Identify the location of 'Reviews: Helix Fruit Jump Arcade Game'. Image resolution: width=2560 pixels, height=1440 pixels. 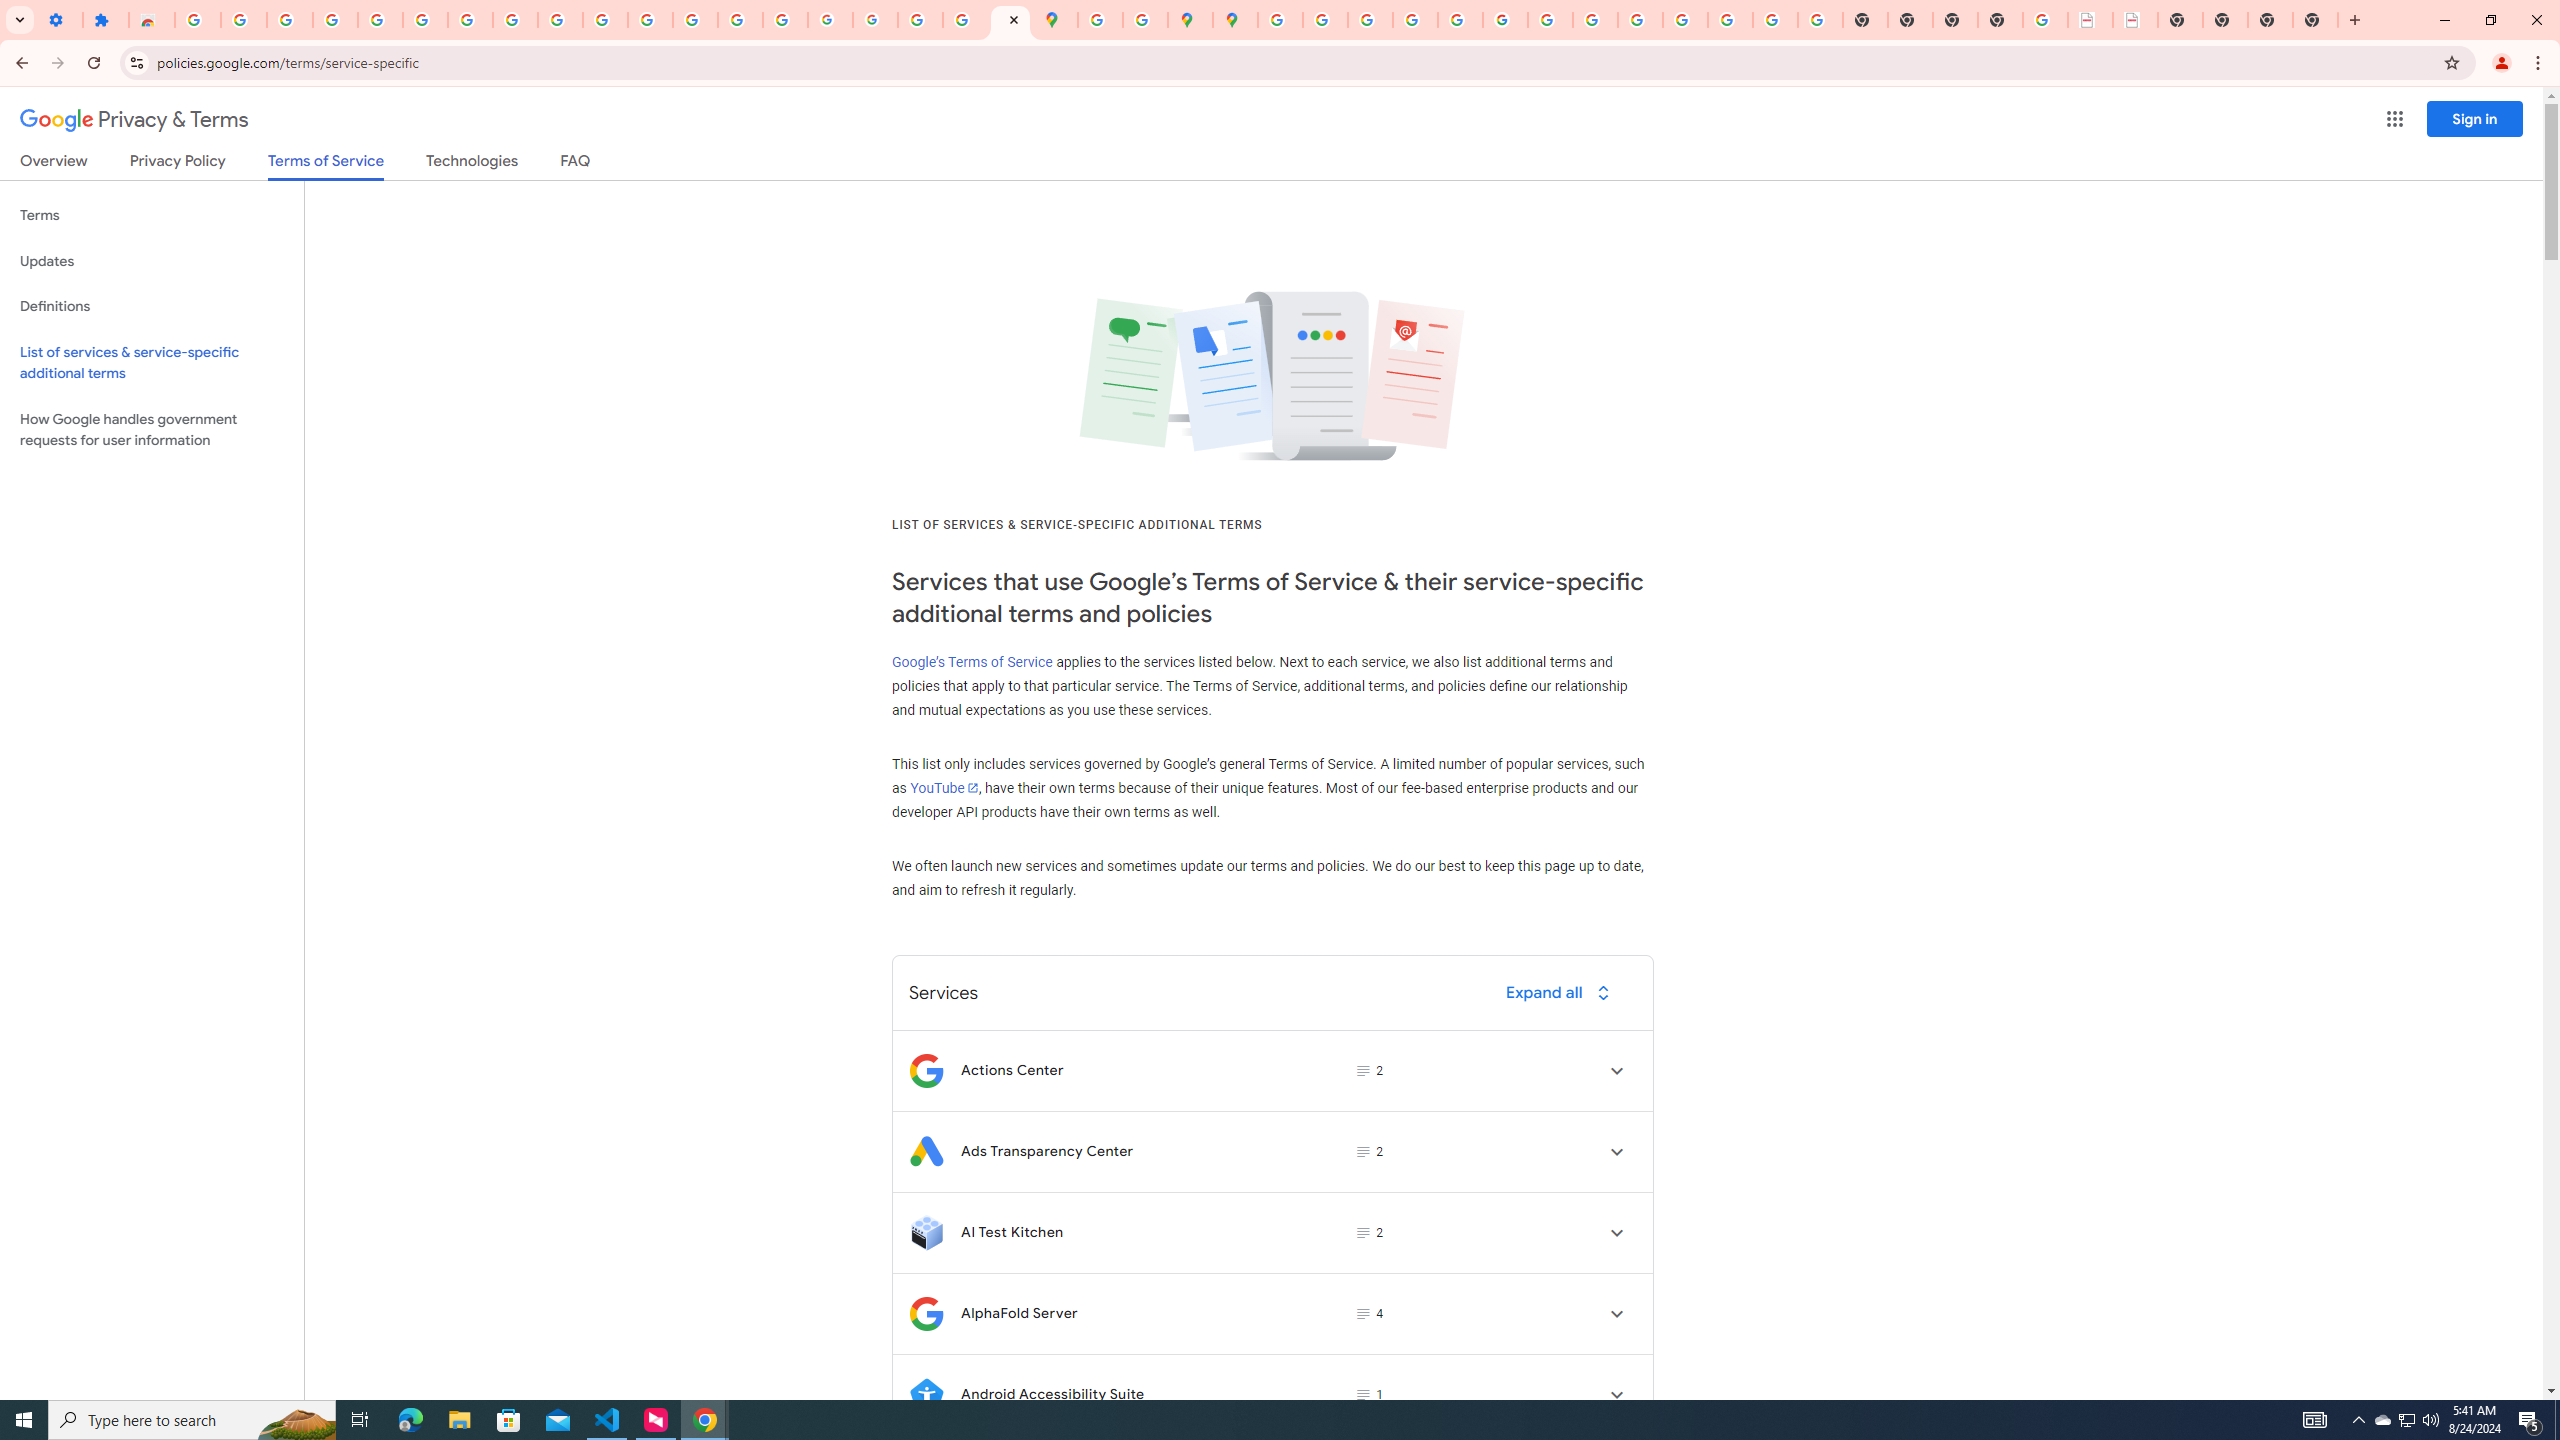
(151, 19).